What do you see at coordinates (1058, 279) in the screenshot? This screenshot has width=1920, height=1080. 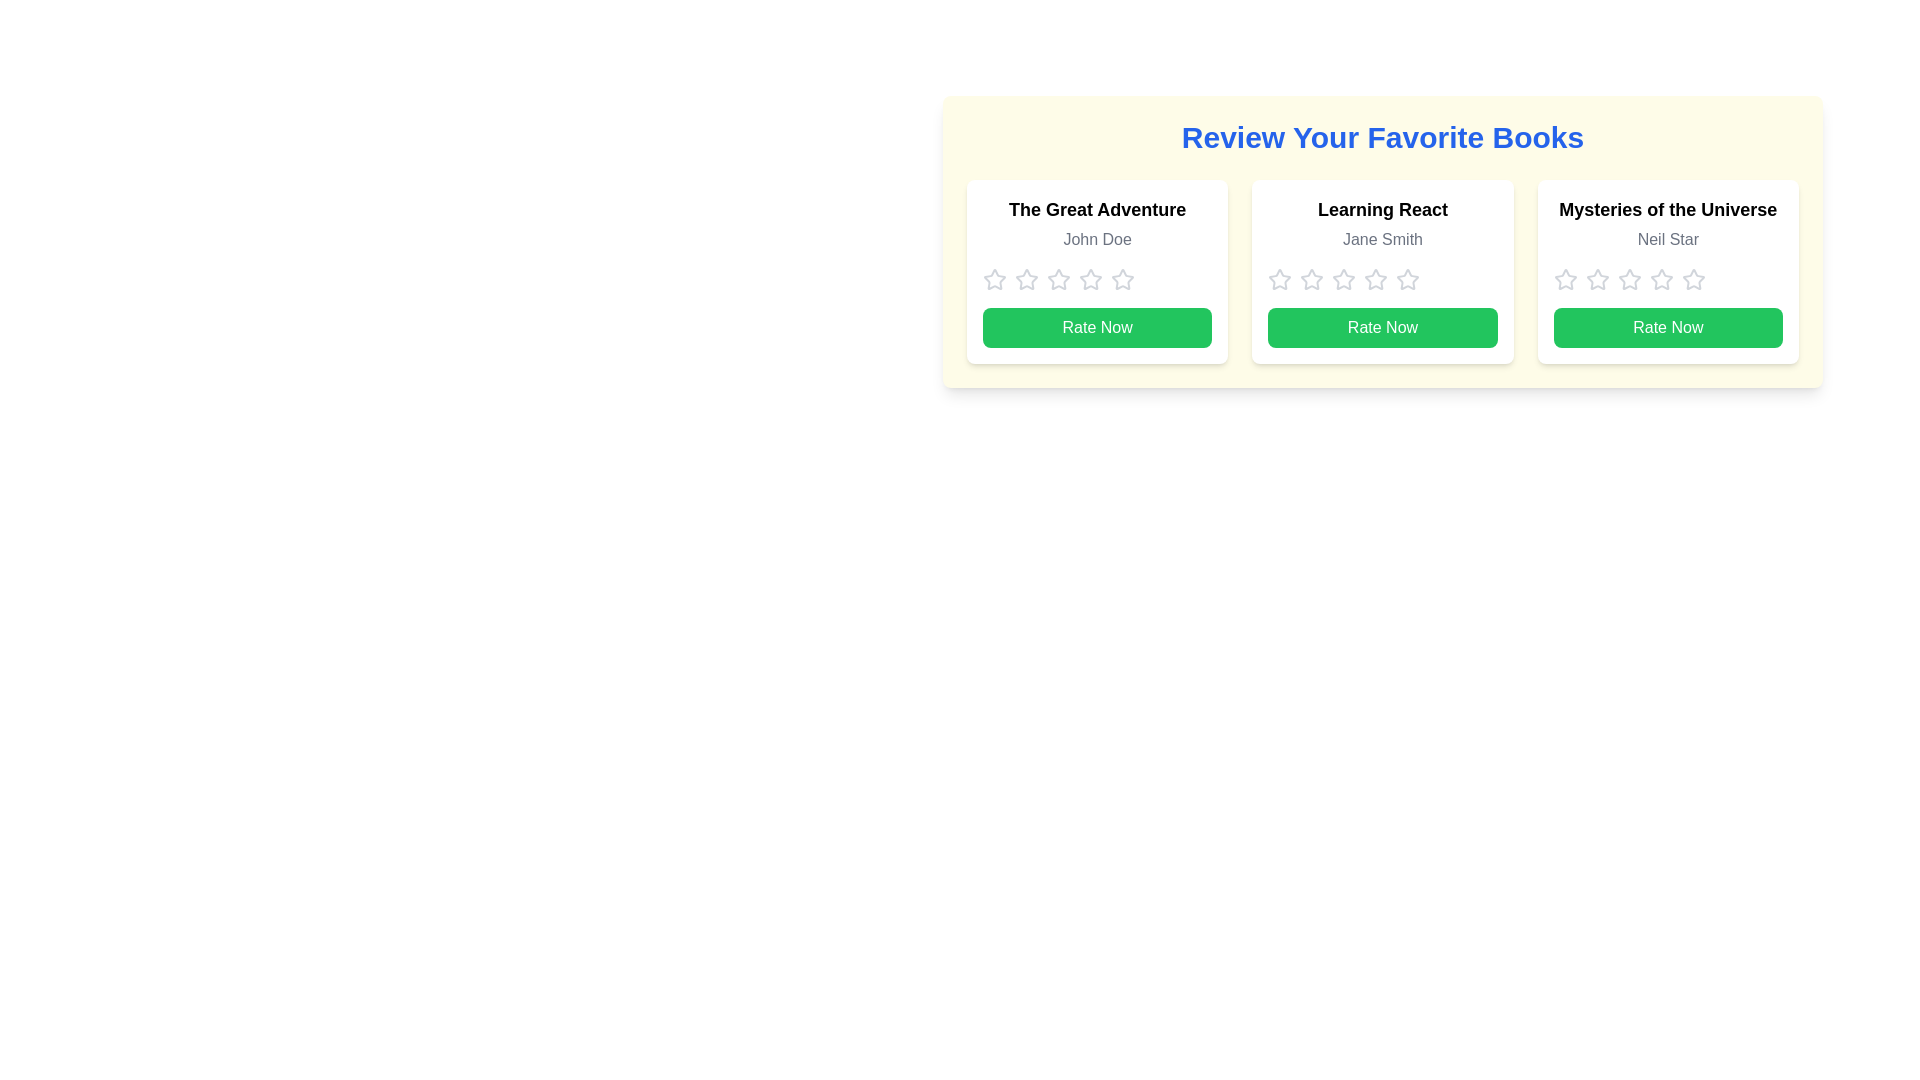 I see `the second star-shaped icon in the rating system for 'The Great Adventure' to trigger the tooltip or effect` at bounding box center [1058, 279].